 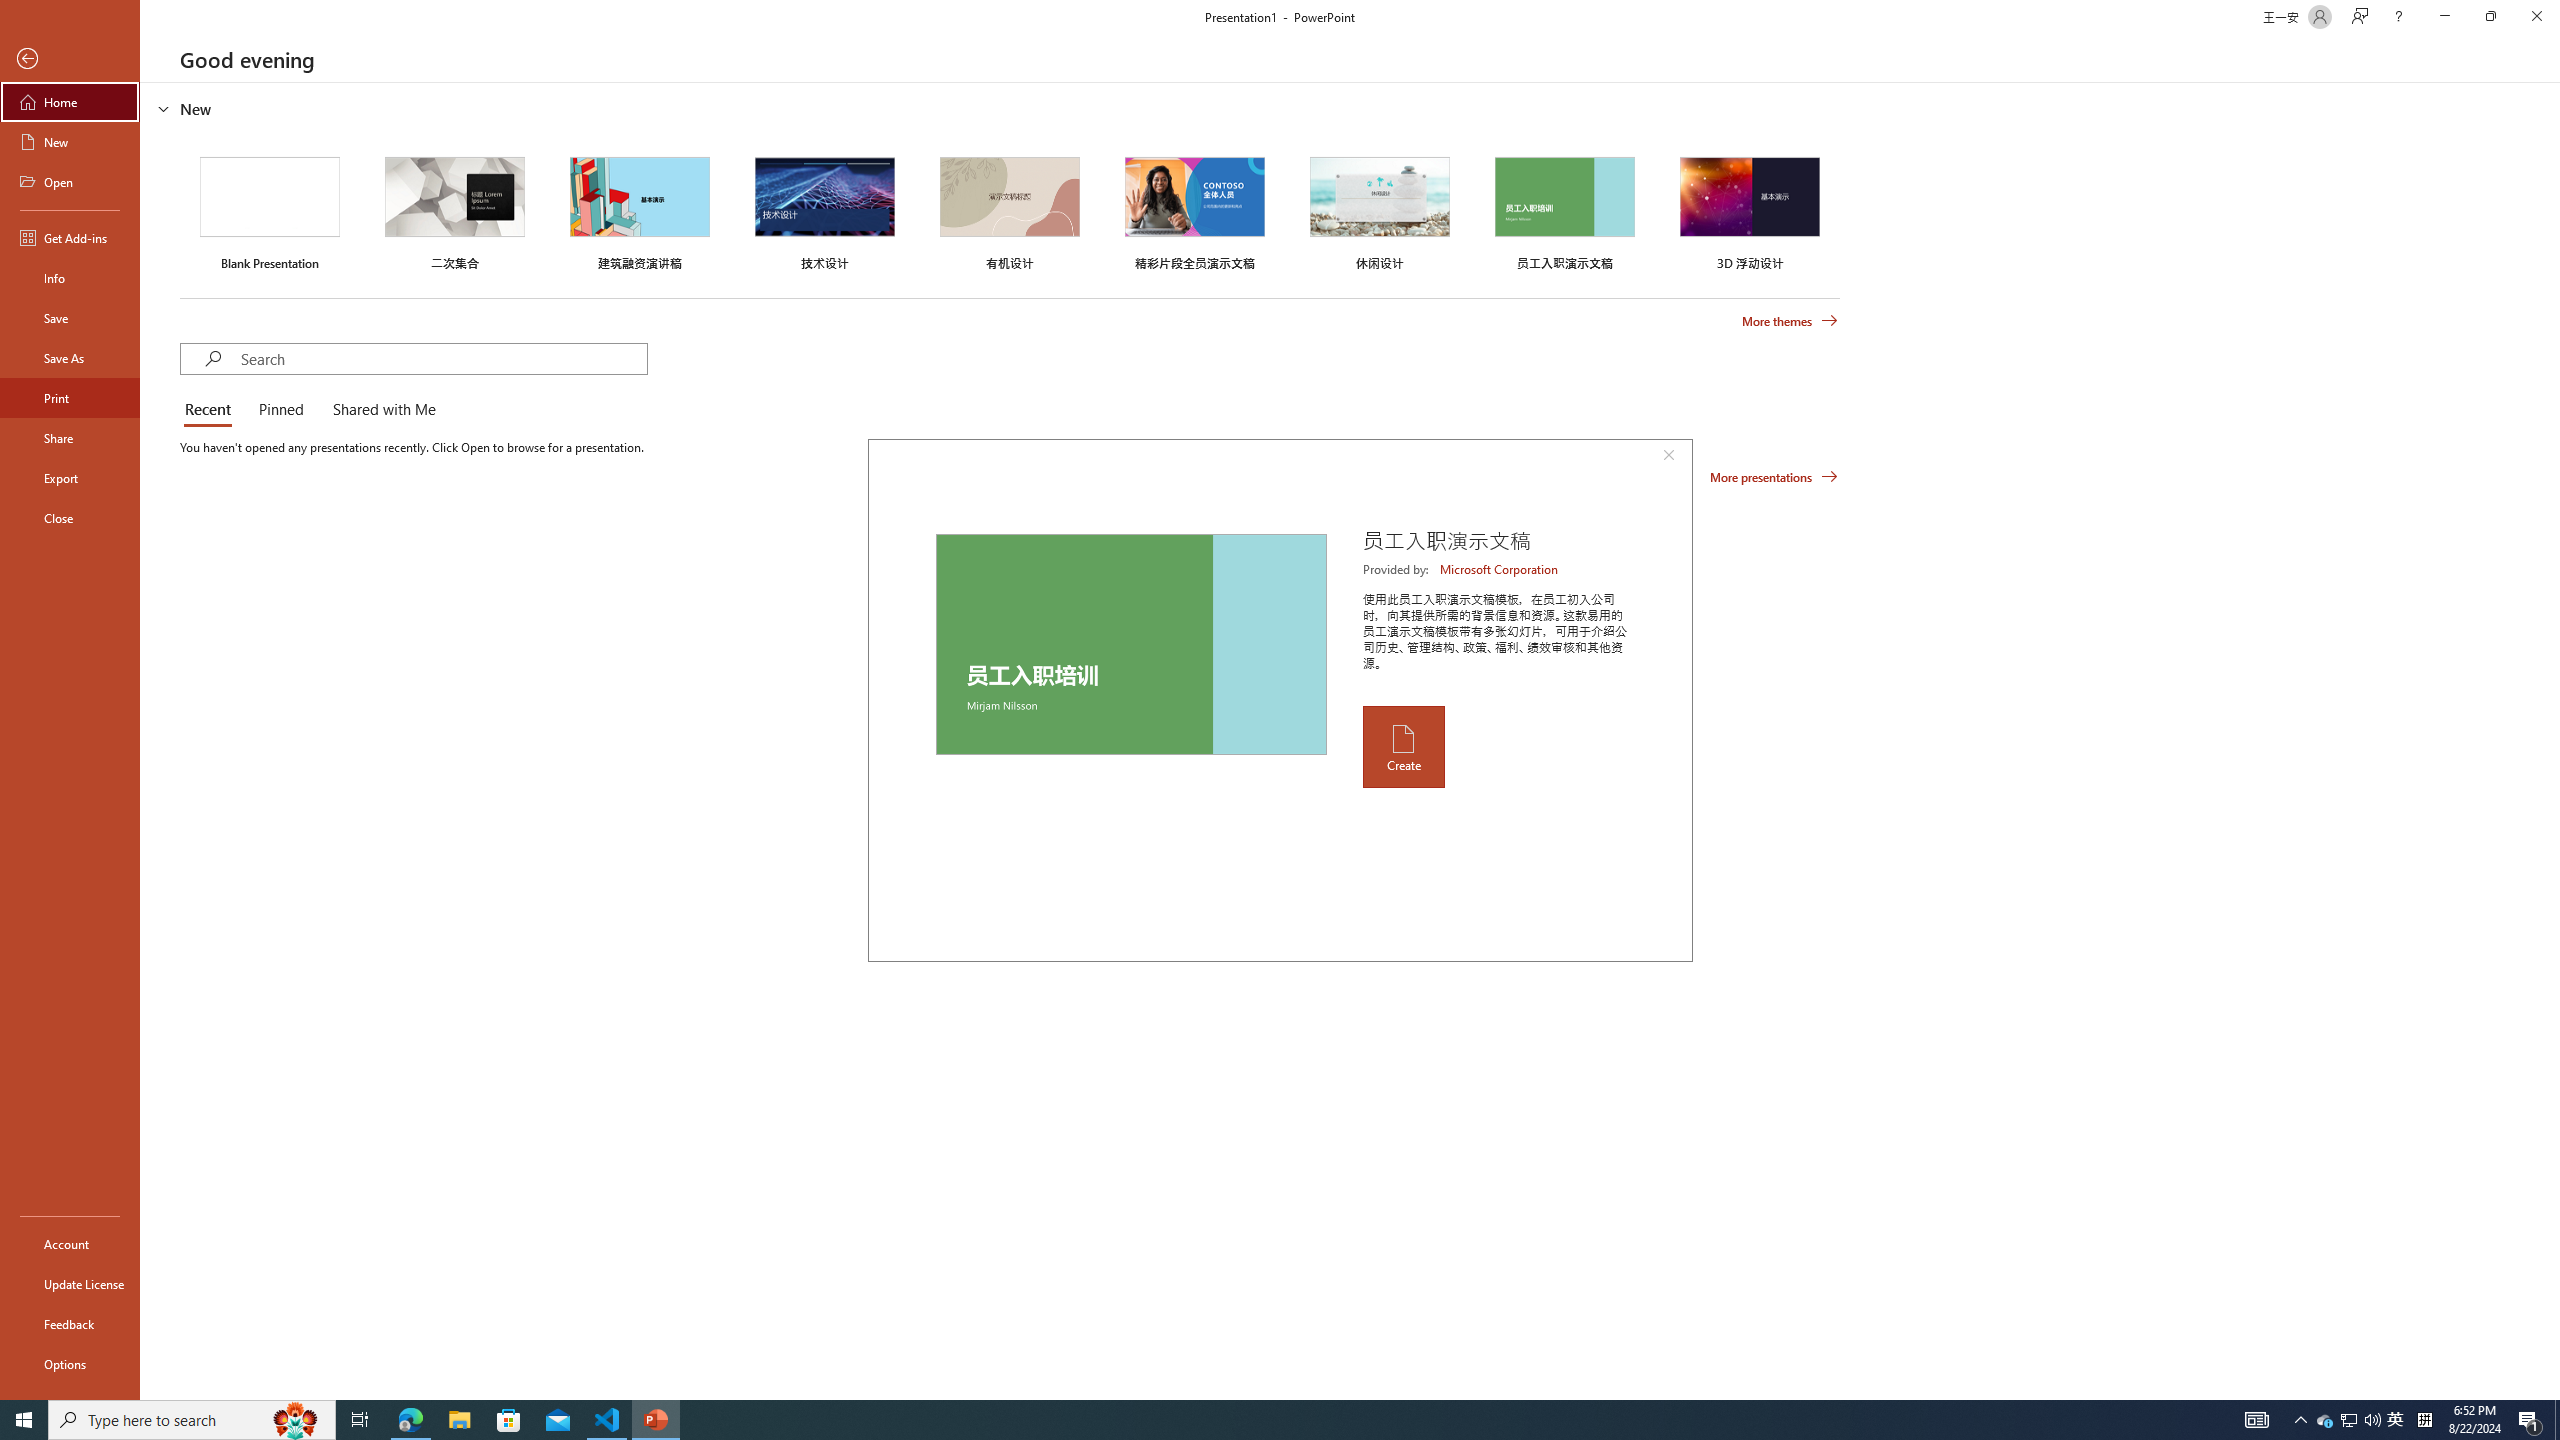 What do you see at coordinates (69, 1244) in the screenshot?
I see `'Account'` at bounding box center [69, 1244].